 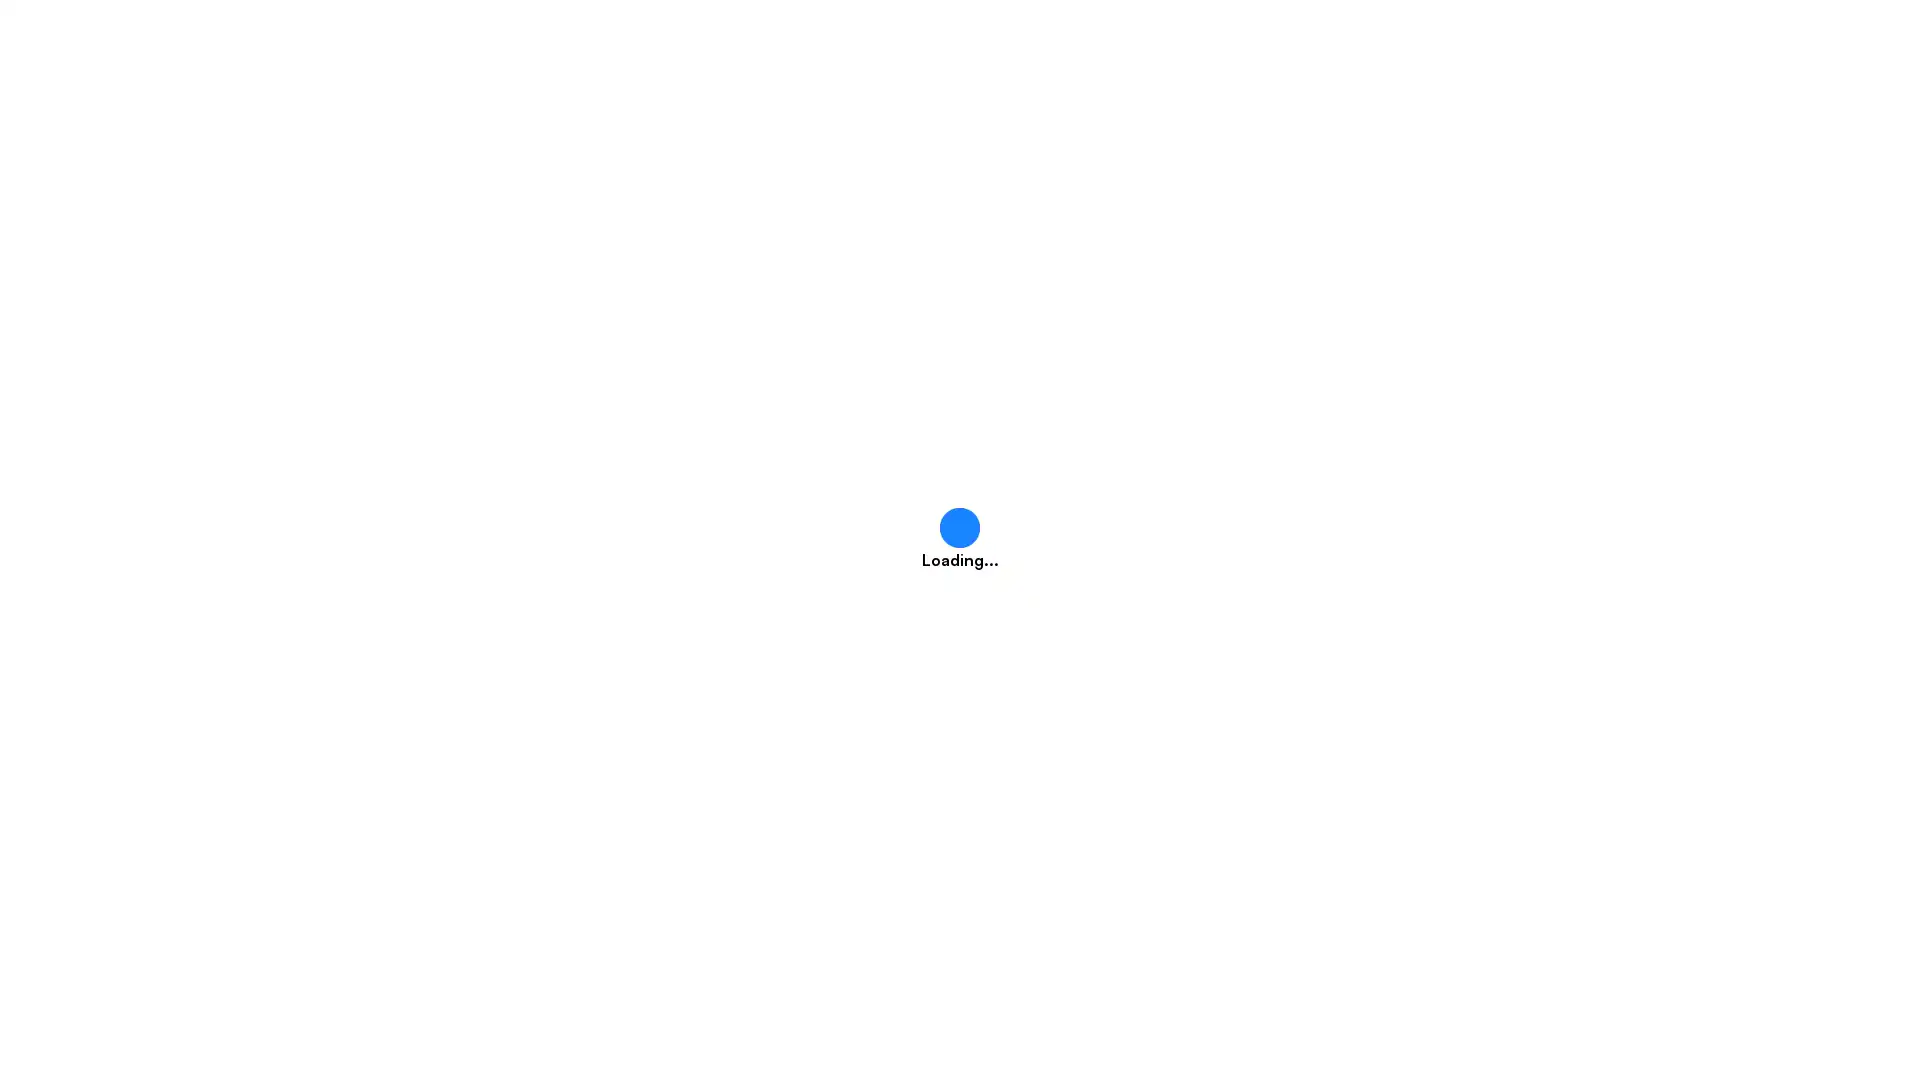 I want to click on Got it, so click(x=974, y=648).